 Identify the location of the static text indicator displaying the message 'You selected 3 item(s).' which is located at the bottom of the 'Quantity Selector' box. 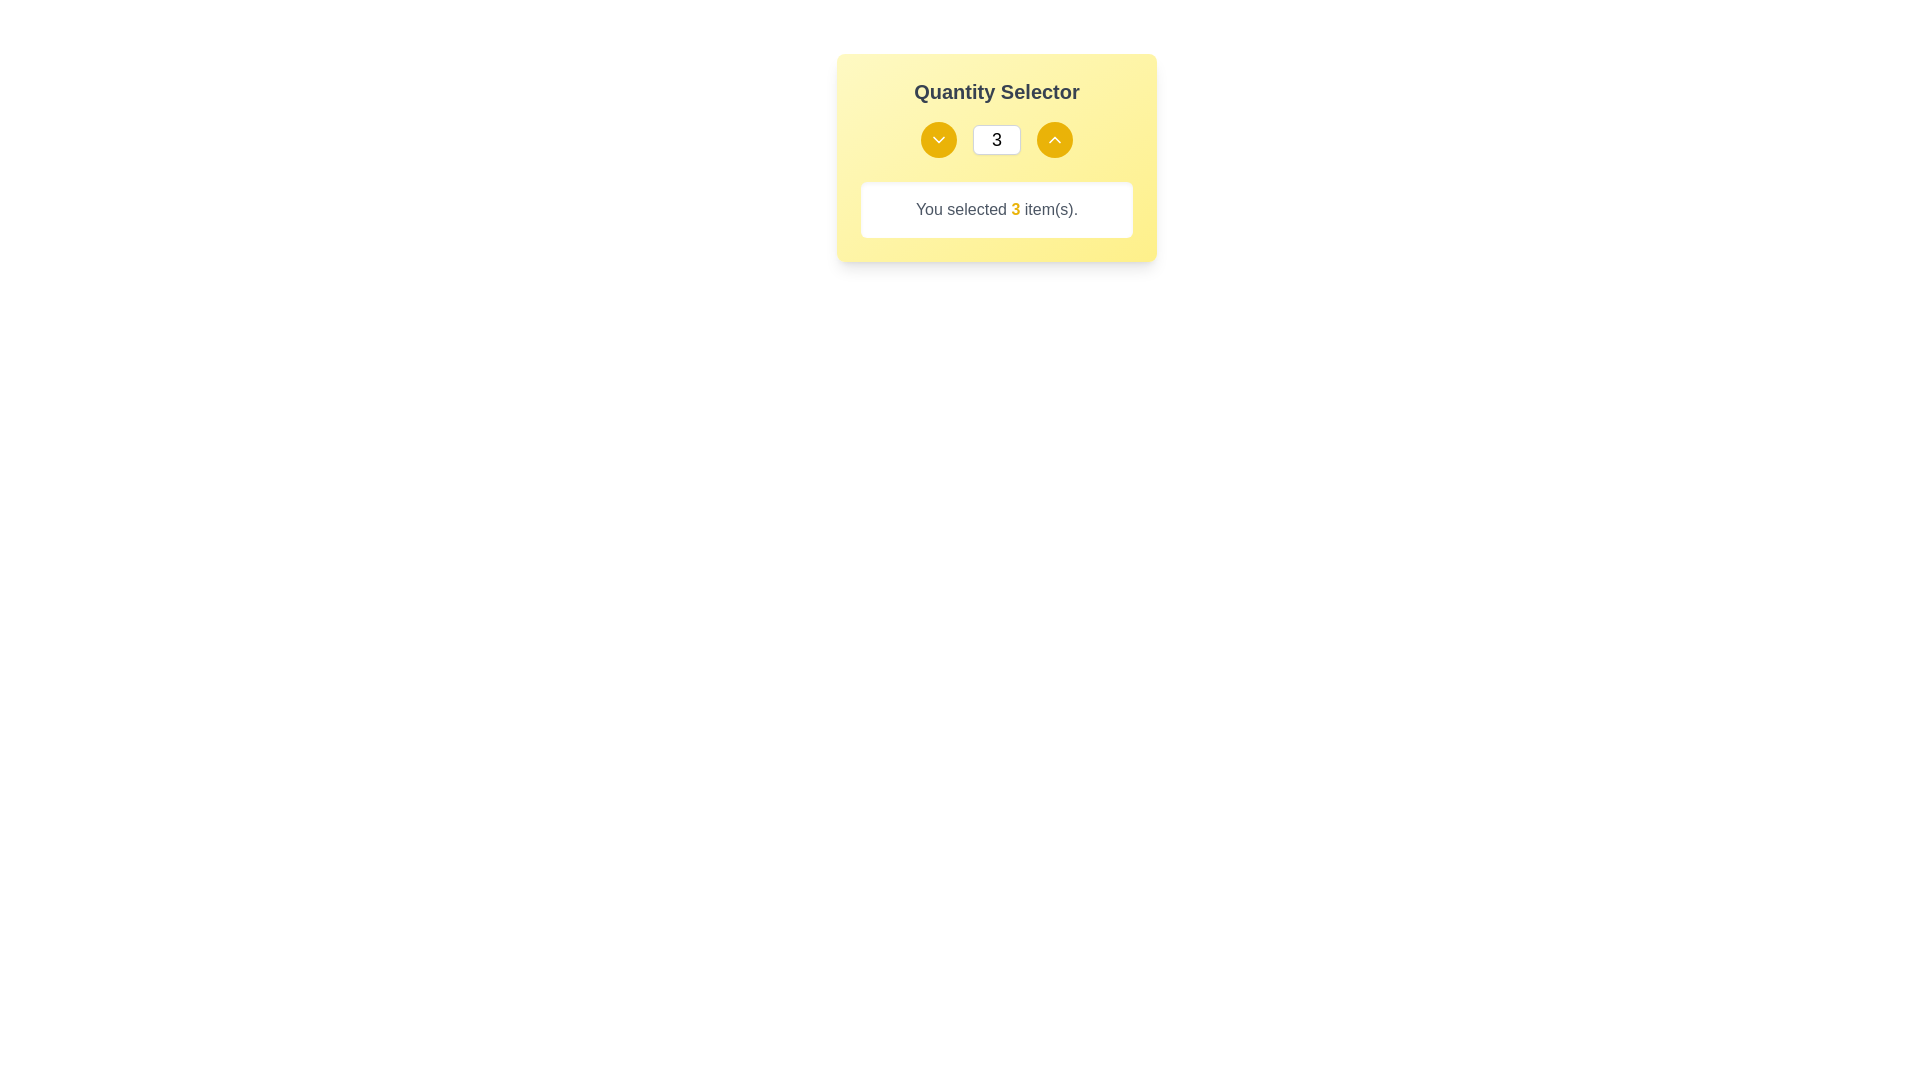
(997, 209).